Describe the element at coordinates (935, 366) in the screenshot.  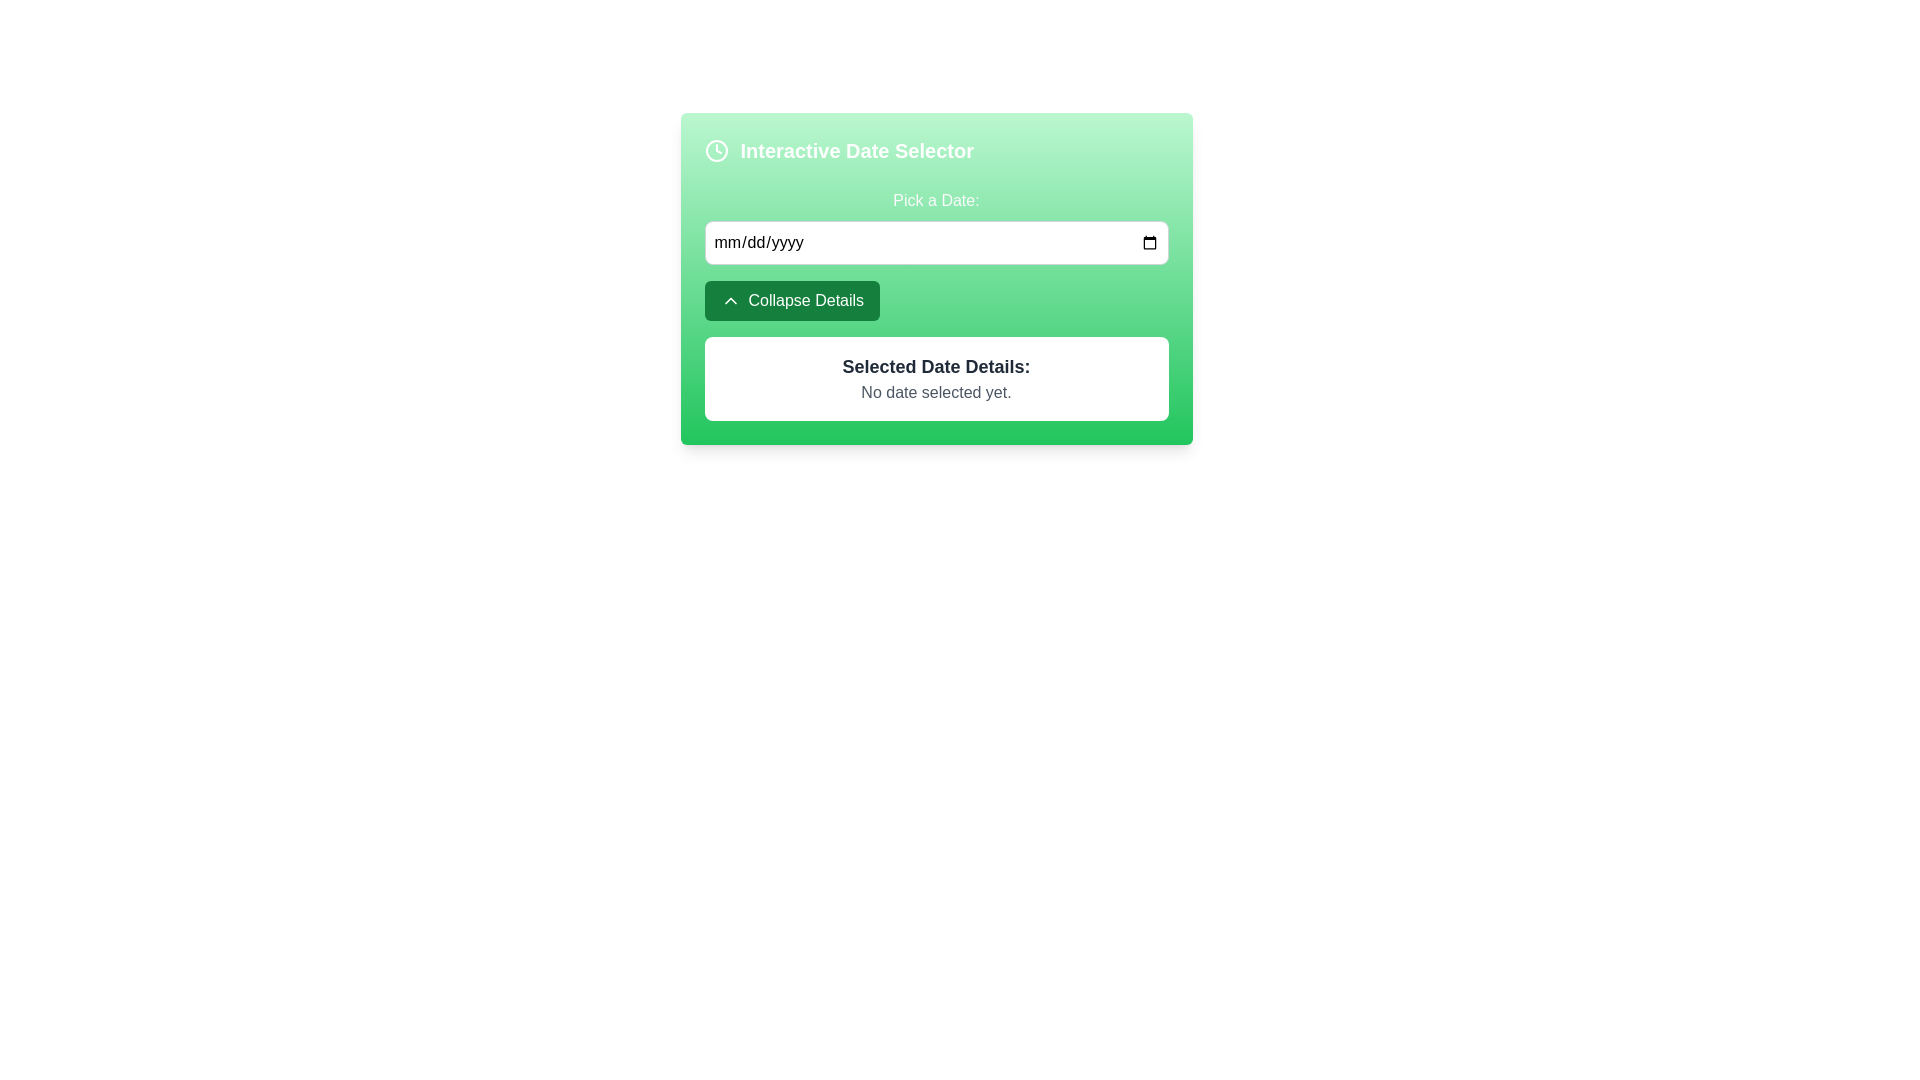
I see `the text label that serves as a heading for the information regarding selected dates, positioned above the 'No date selected yet.' text within a white card-like section on a green background` at that location.